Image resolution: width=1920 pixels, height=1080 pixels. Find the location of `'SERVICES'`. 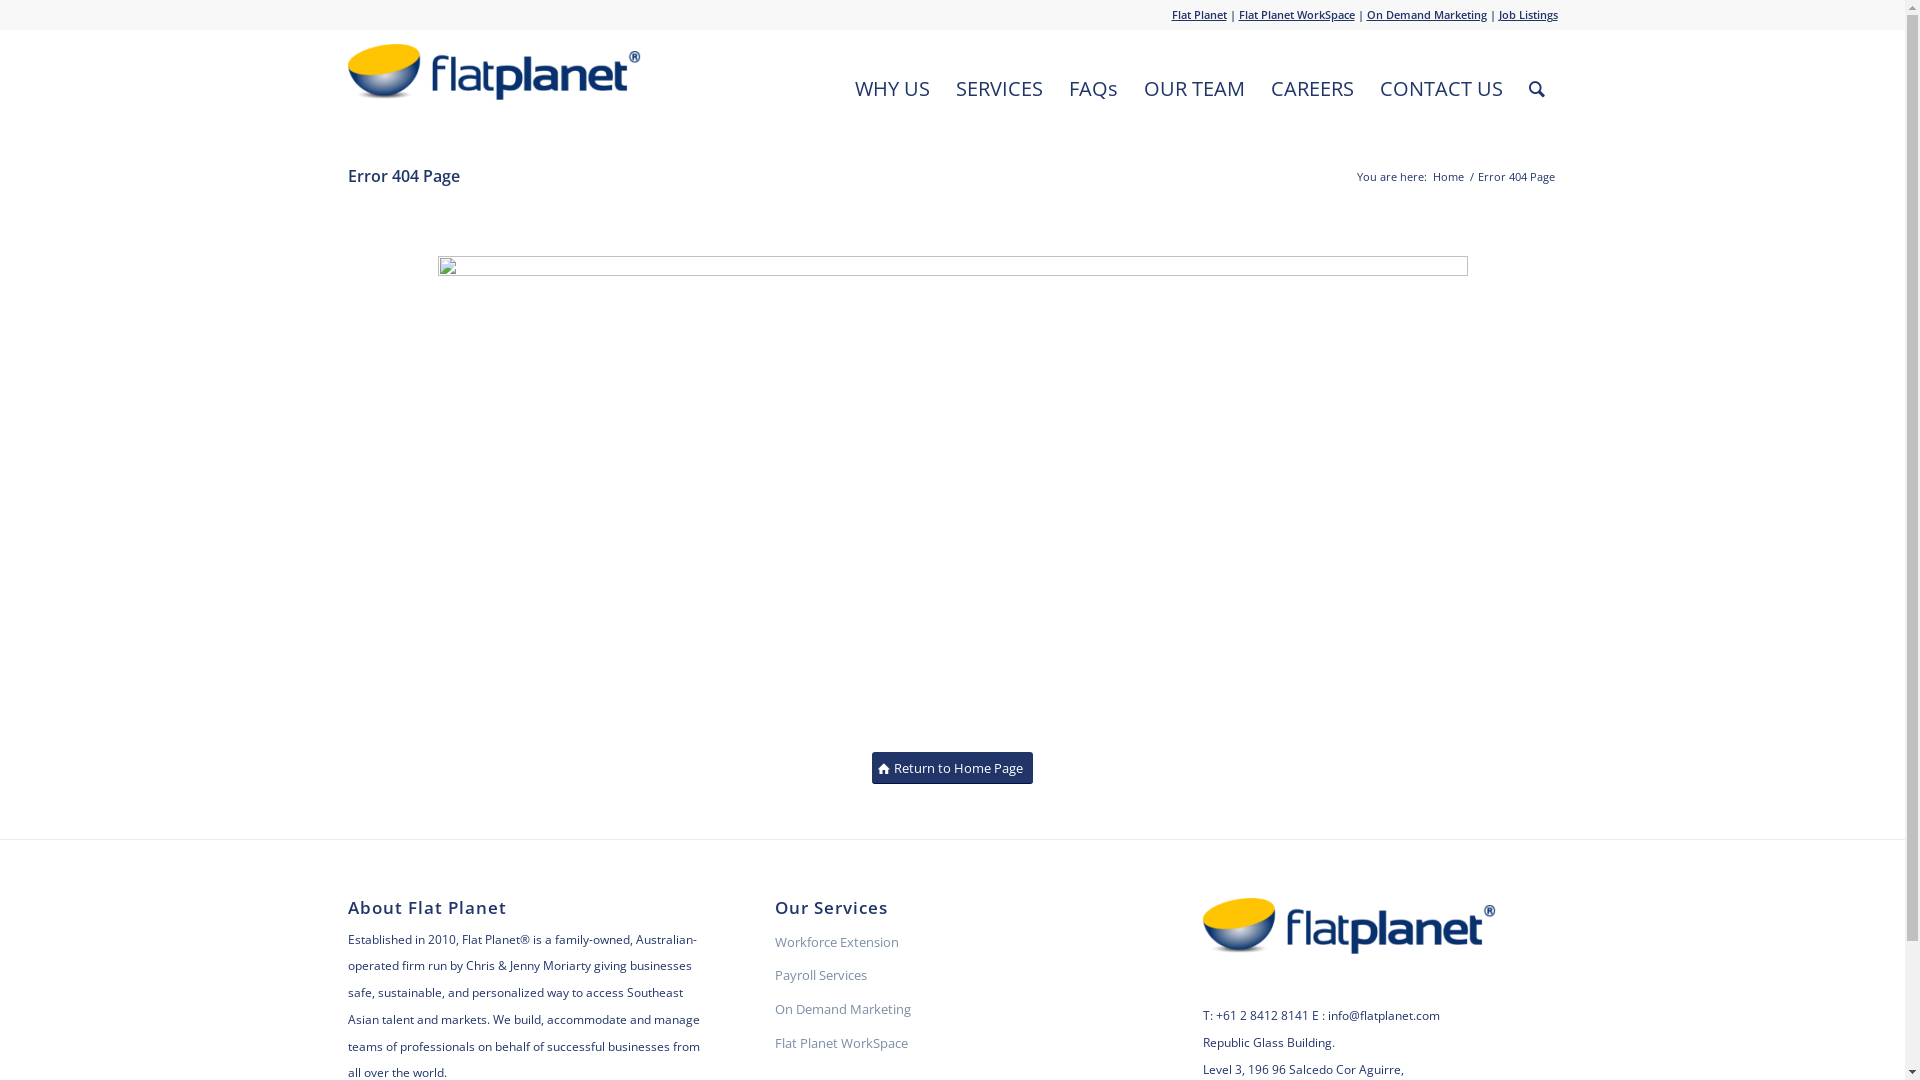

'SERVICES' is located at coordinates (998, 87).